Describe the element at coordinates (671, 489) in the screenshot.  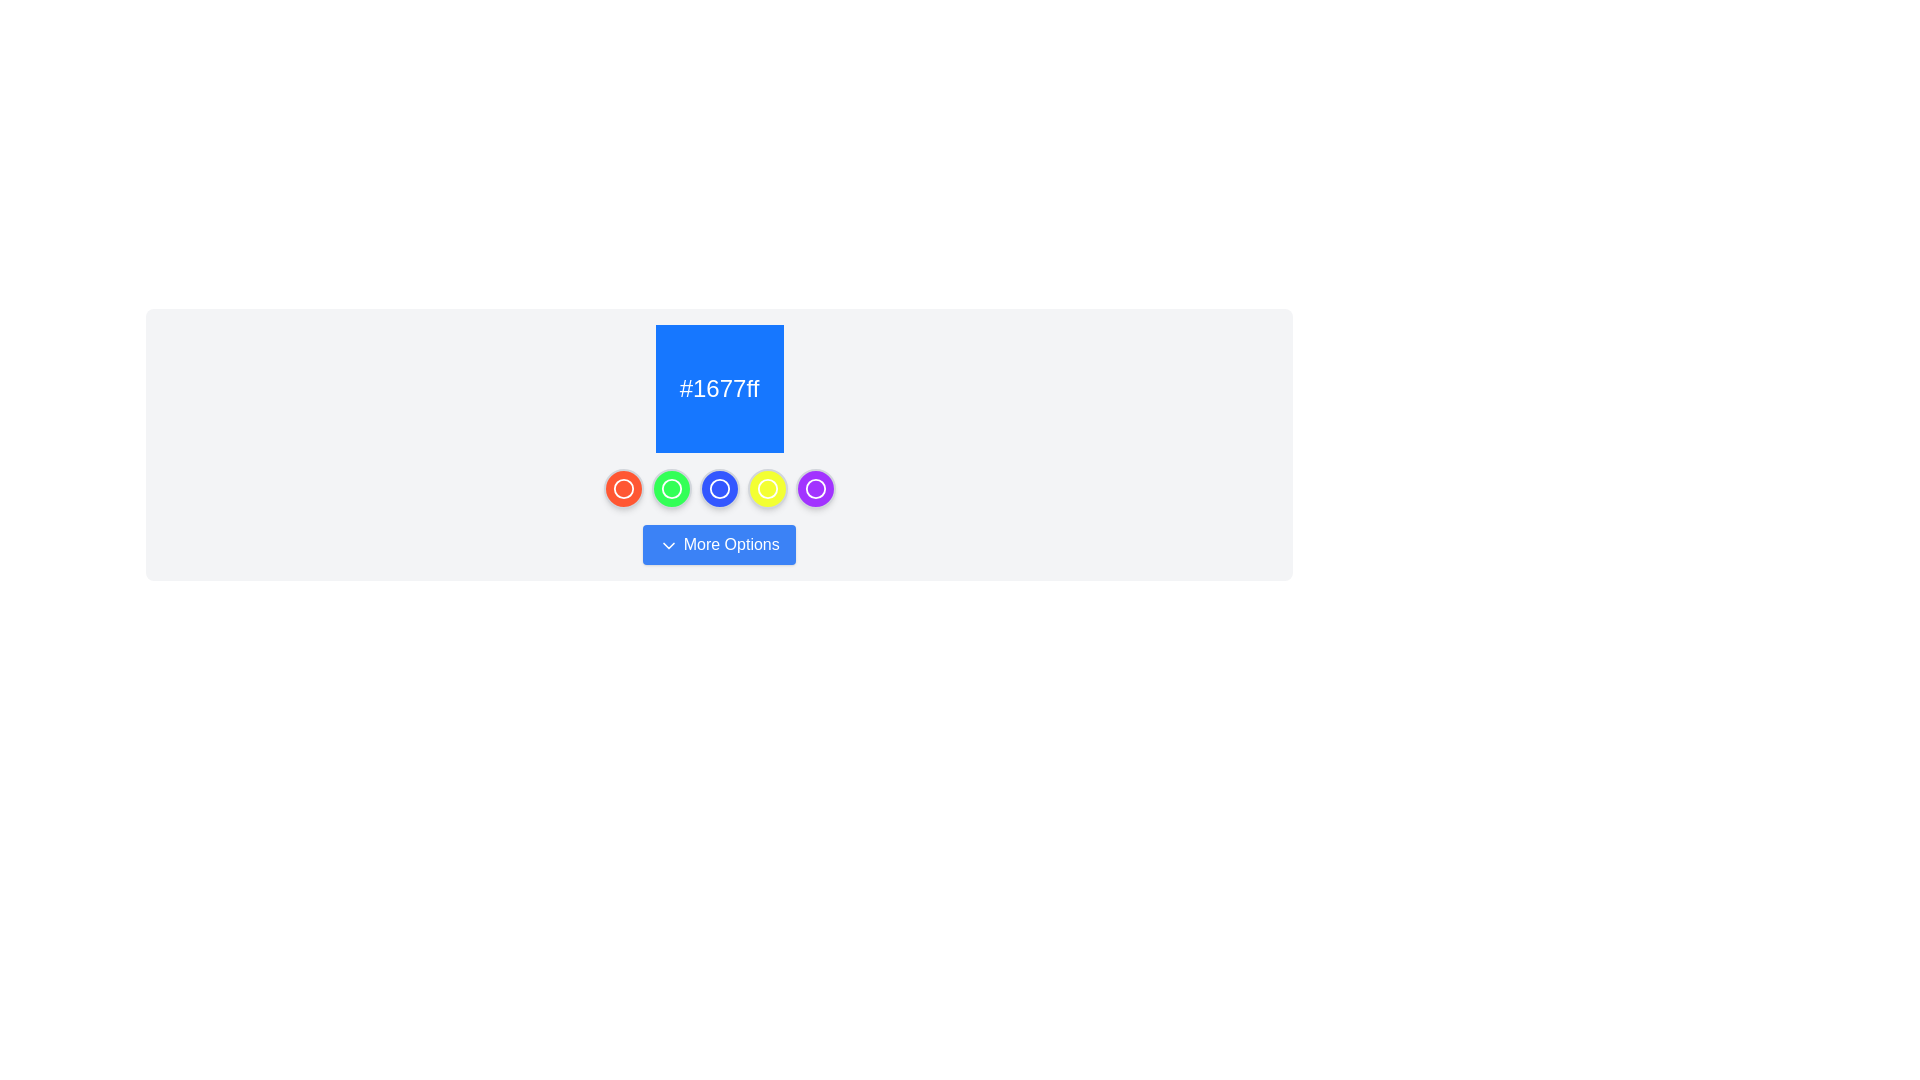
I see `the circular icon with a white stroke and green background, which is the second icon in a horizontally arranged group of similar icons` at that location.